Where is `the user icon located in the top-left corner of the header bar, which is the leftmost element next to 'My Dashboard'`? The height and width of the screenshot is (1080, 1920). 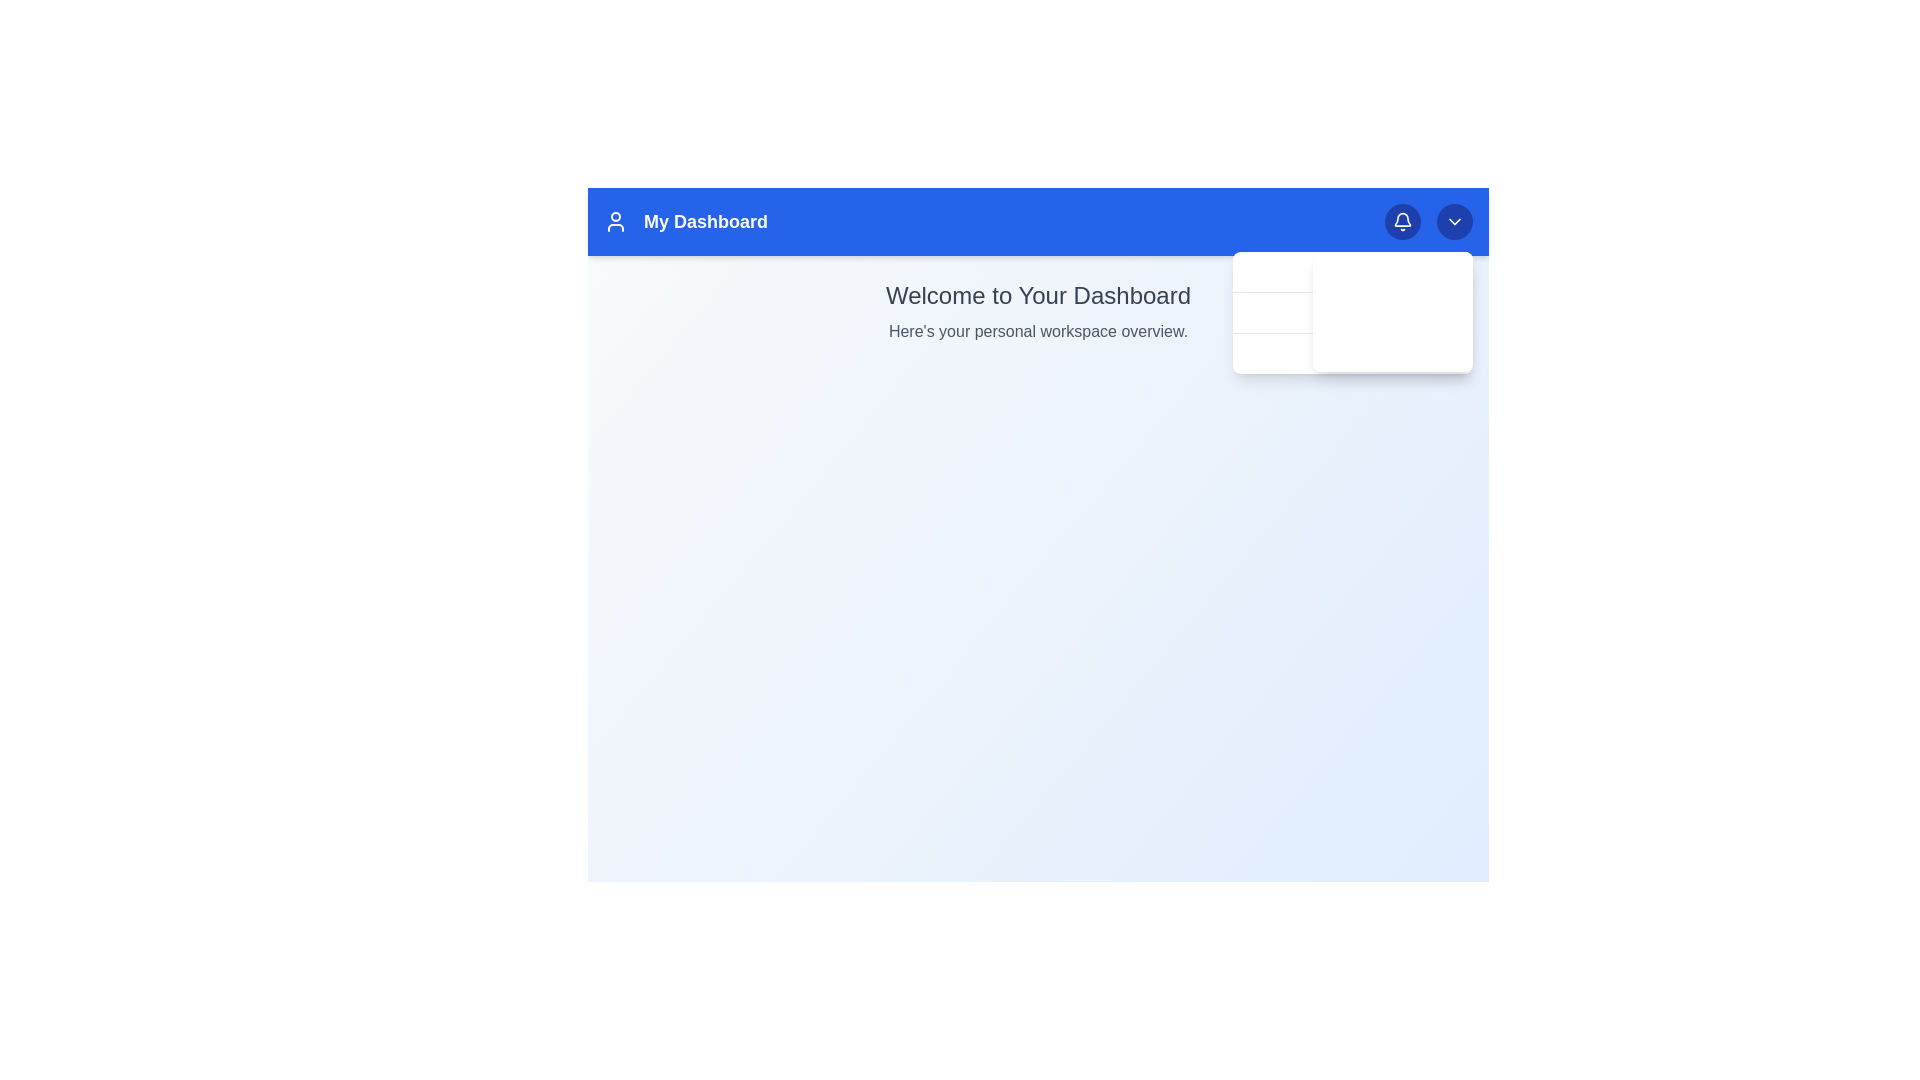 the user icon located in the top-left corner of the header bar, which is the leftmost element next to 'My Dashboard' is located at coordinates (614, 222).